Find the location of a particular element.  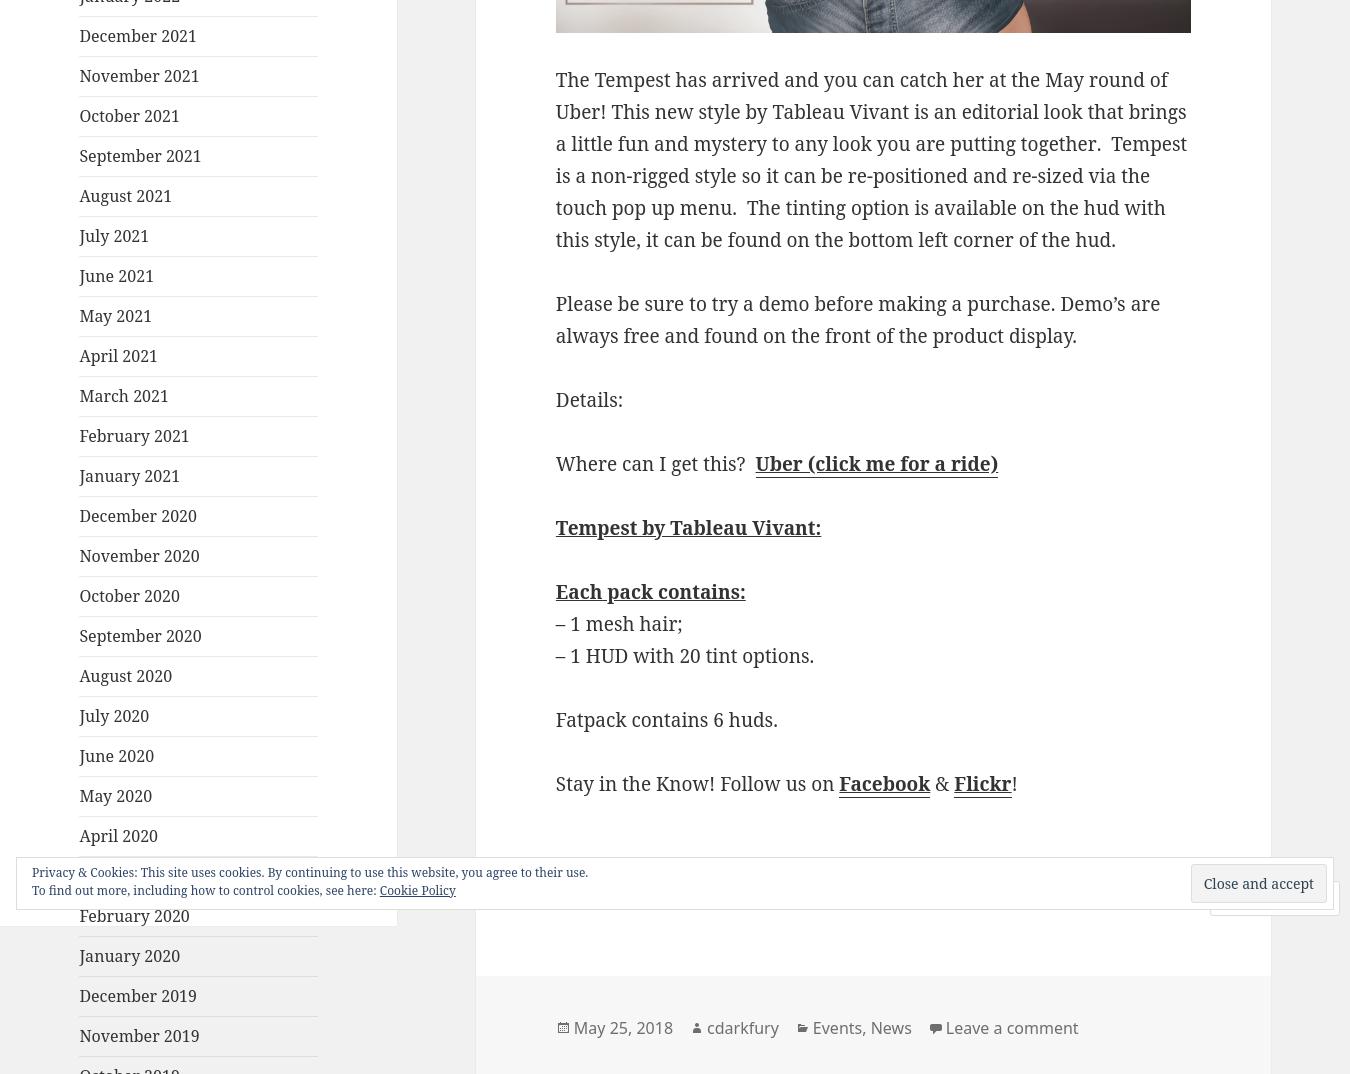

'May 2020' is located at coordinates (115, 795).